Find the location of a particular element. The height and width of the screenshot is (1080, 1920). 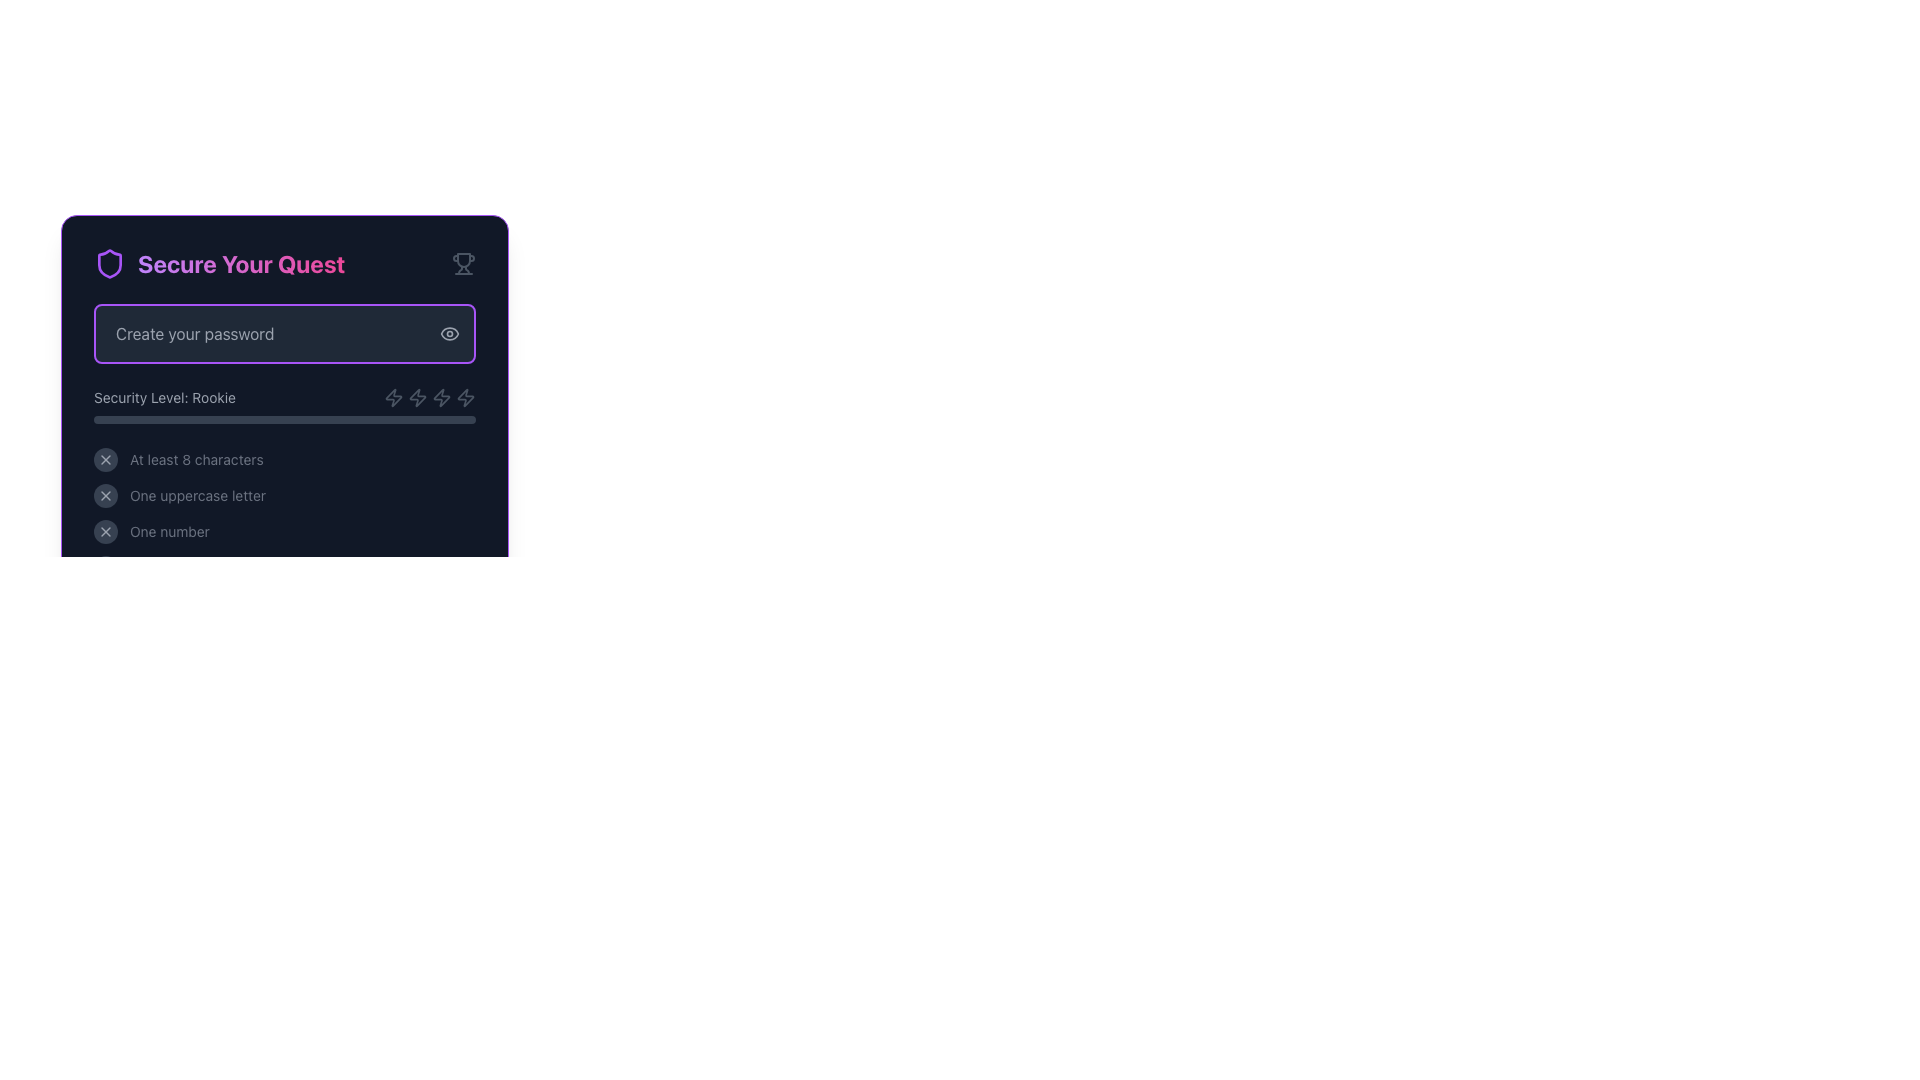

the label reading 'Security Level: Rookie' is located at coordinates (164, 397).